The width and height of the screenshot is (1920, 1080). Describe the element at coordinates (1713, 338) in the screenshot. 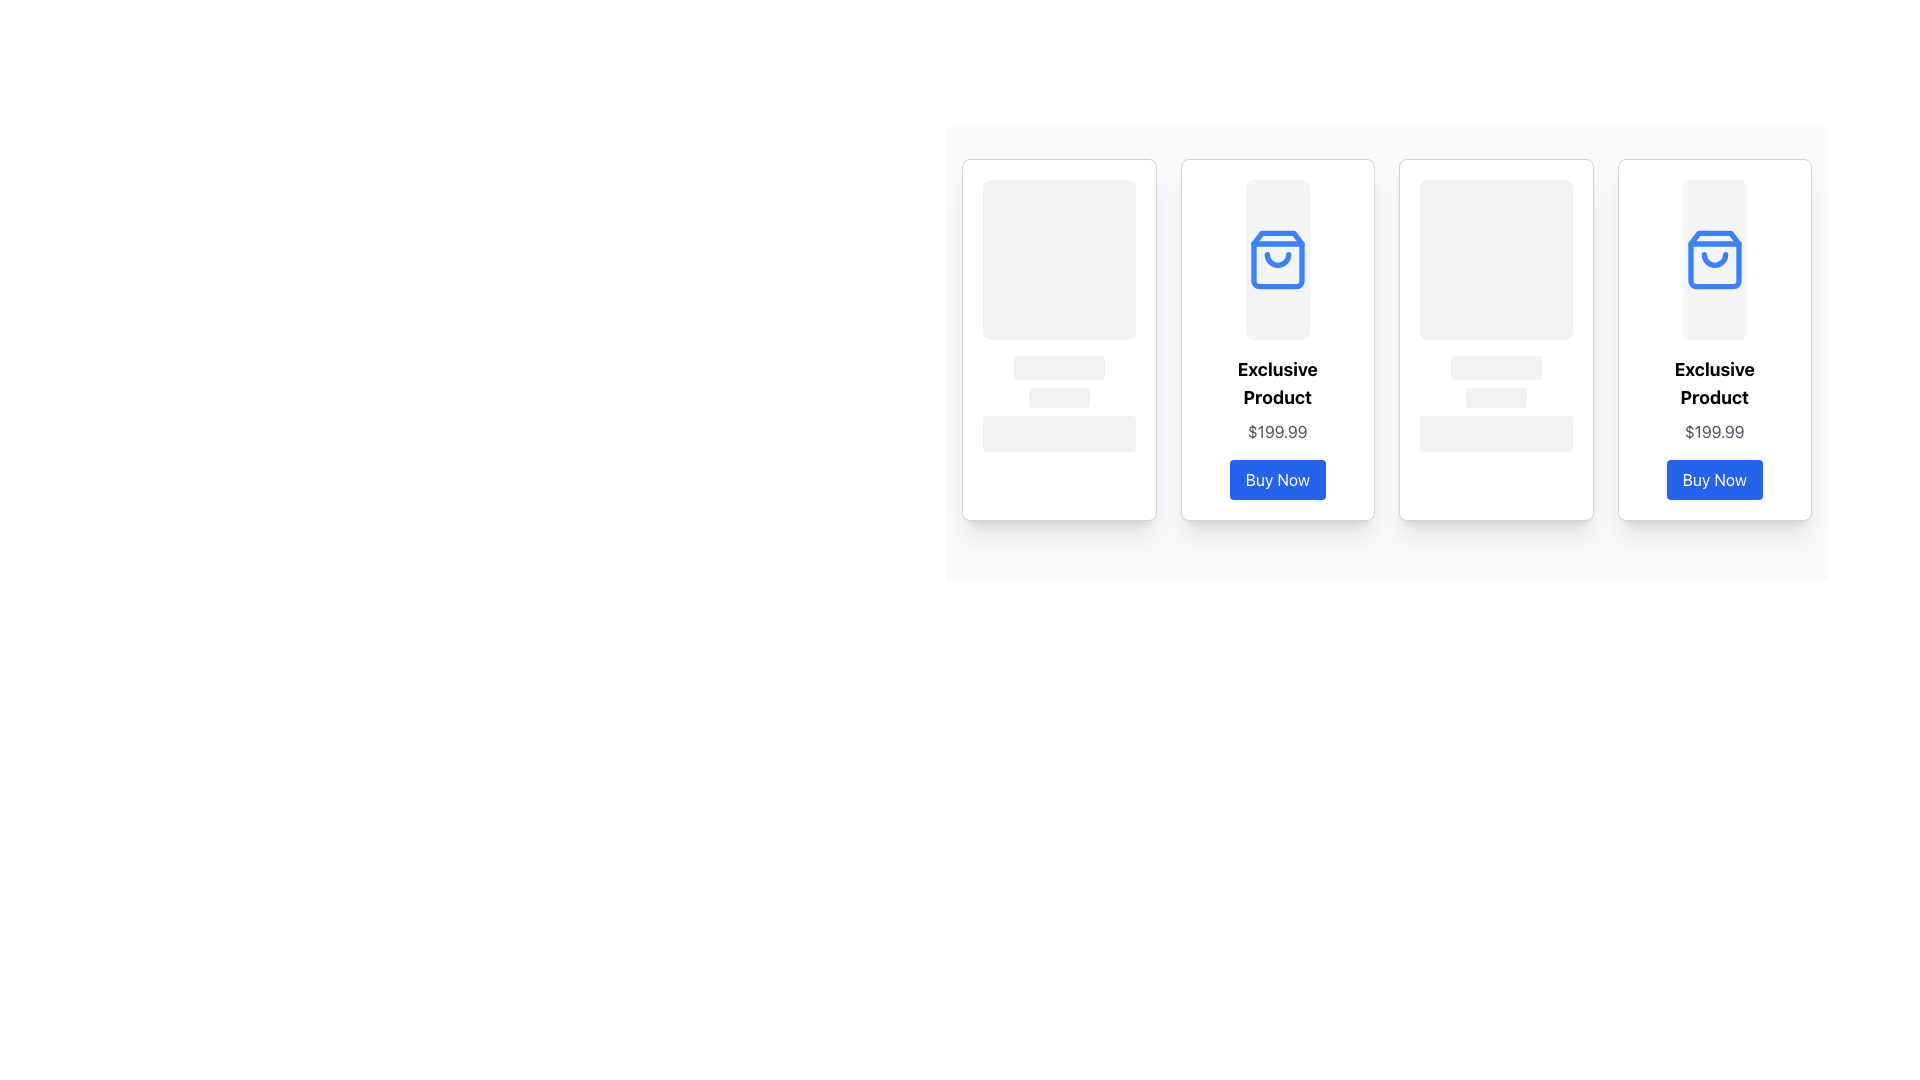

I see `the fourth product display card located at the far-right end of a horizontally arranged grid of four similar cards` at that location.